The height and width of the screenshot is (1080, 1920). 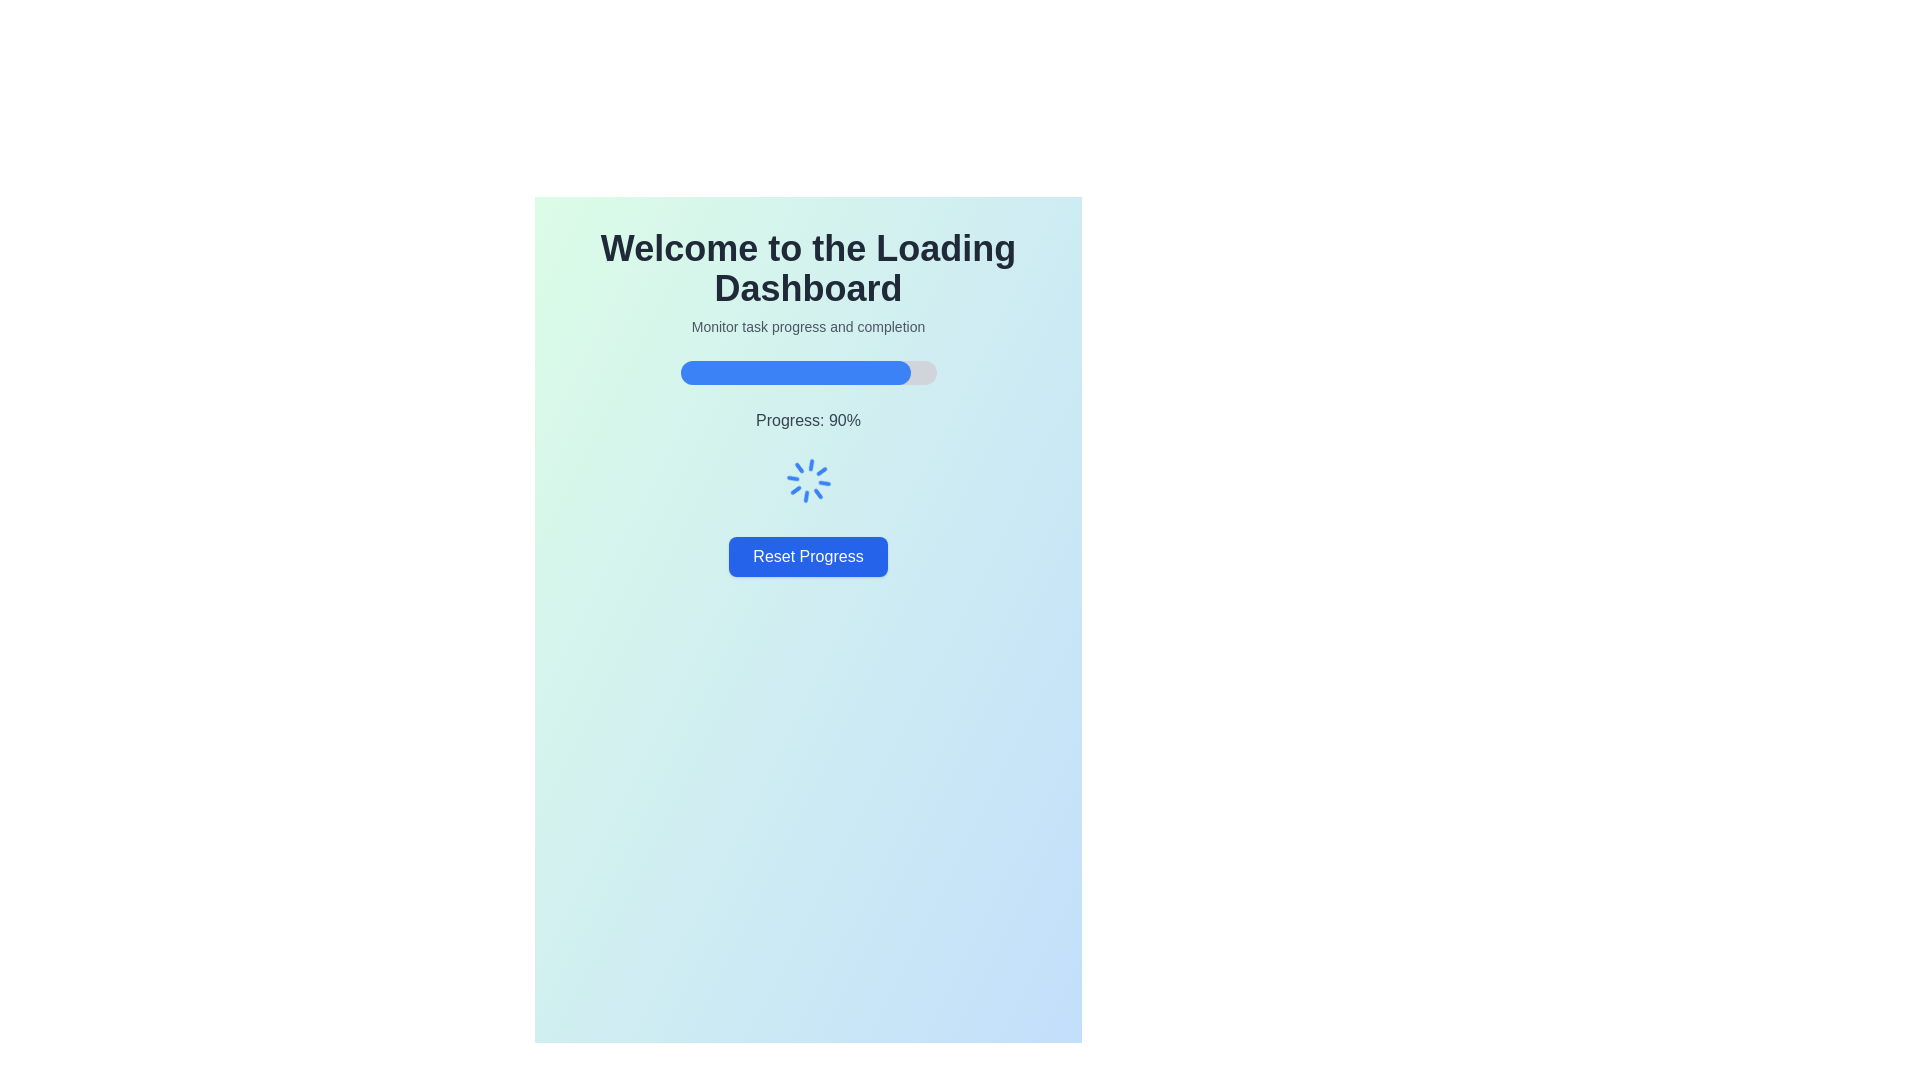 I want to click on the Loading Spinner, which is located in the middle section of the page layout, beneath the 'Progress: 90%' text and above the 'Reset Progress' button, so click(x=808, y=481).